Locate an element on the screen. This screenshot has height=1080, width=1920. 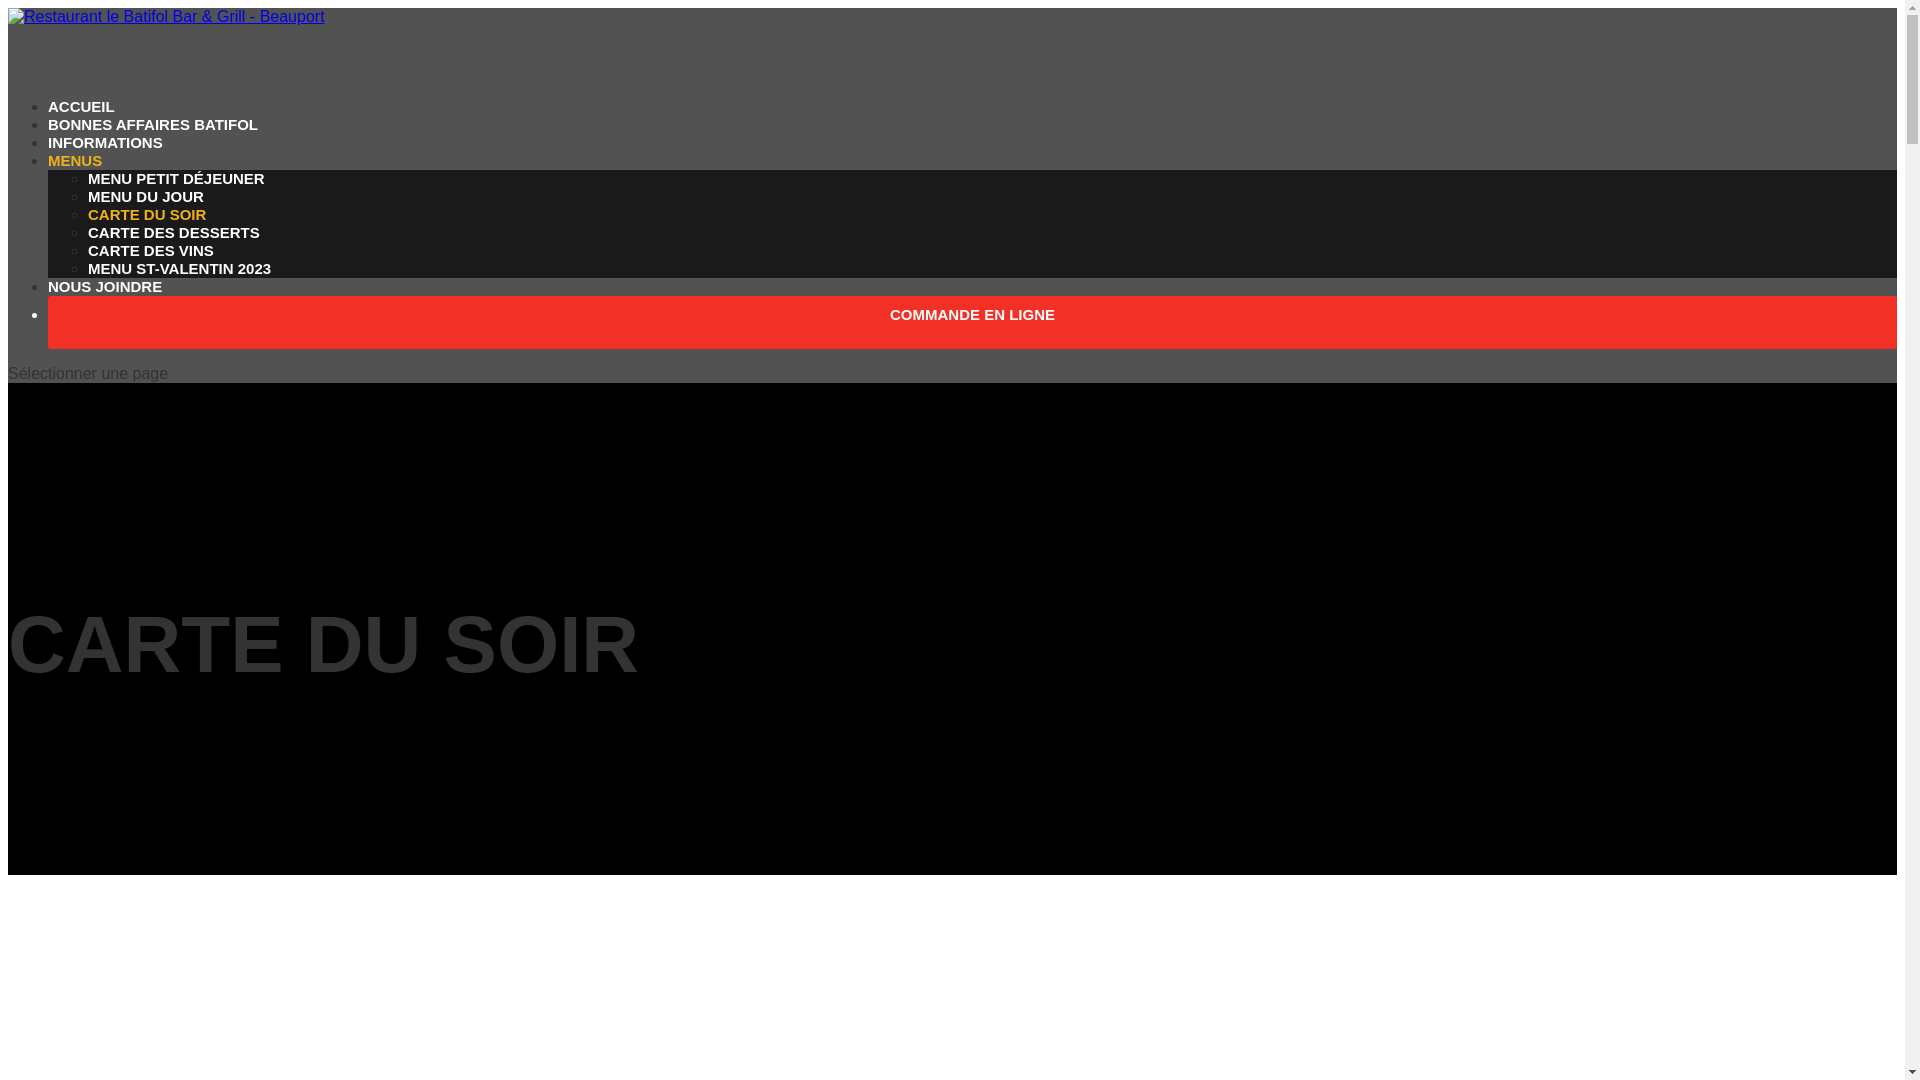
'CARTE DES DESSERTS' is located at coordinates (173, 231).